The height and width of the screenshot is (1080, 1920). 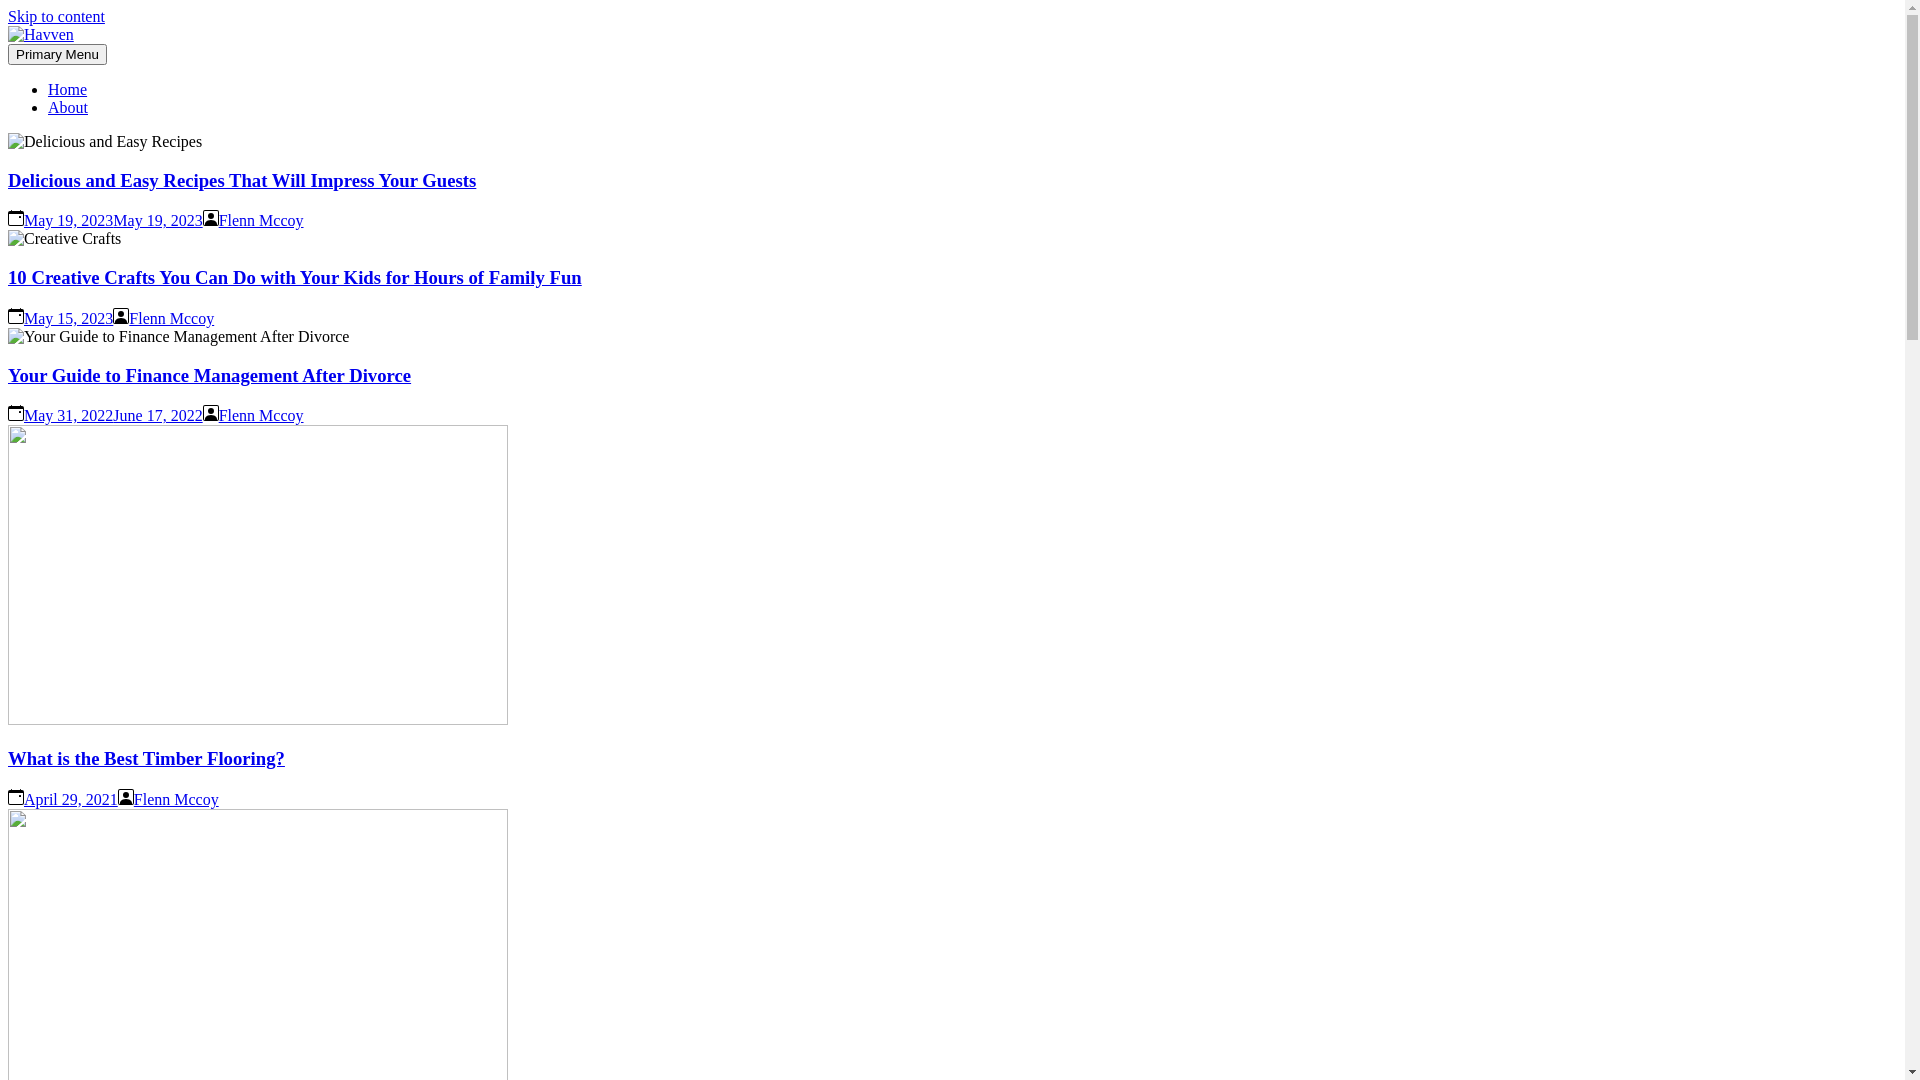 I want to click on 'Your Guide to Finance Management After Divorce', so click(x=209, y=375).